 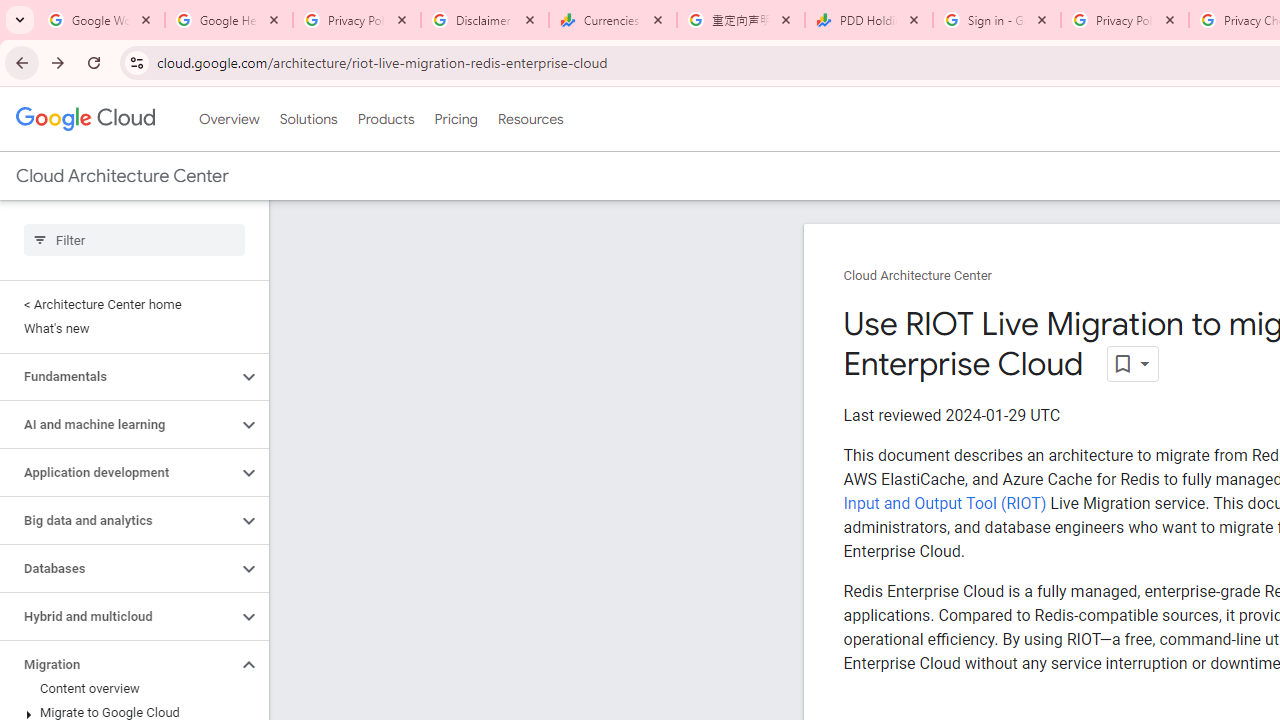 I want to click on 'Open dropdown', so click(x=1132, y=364).